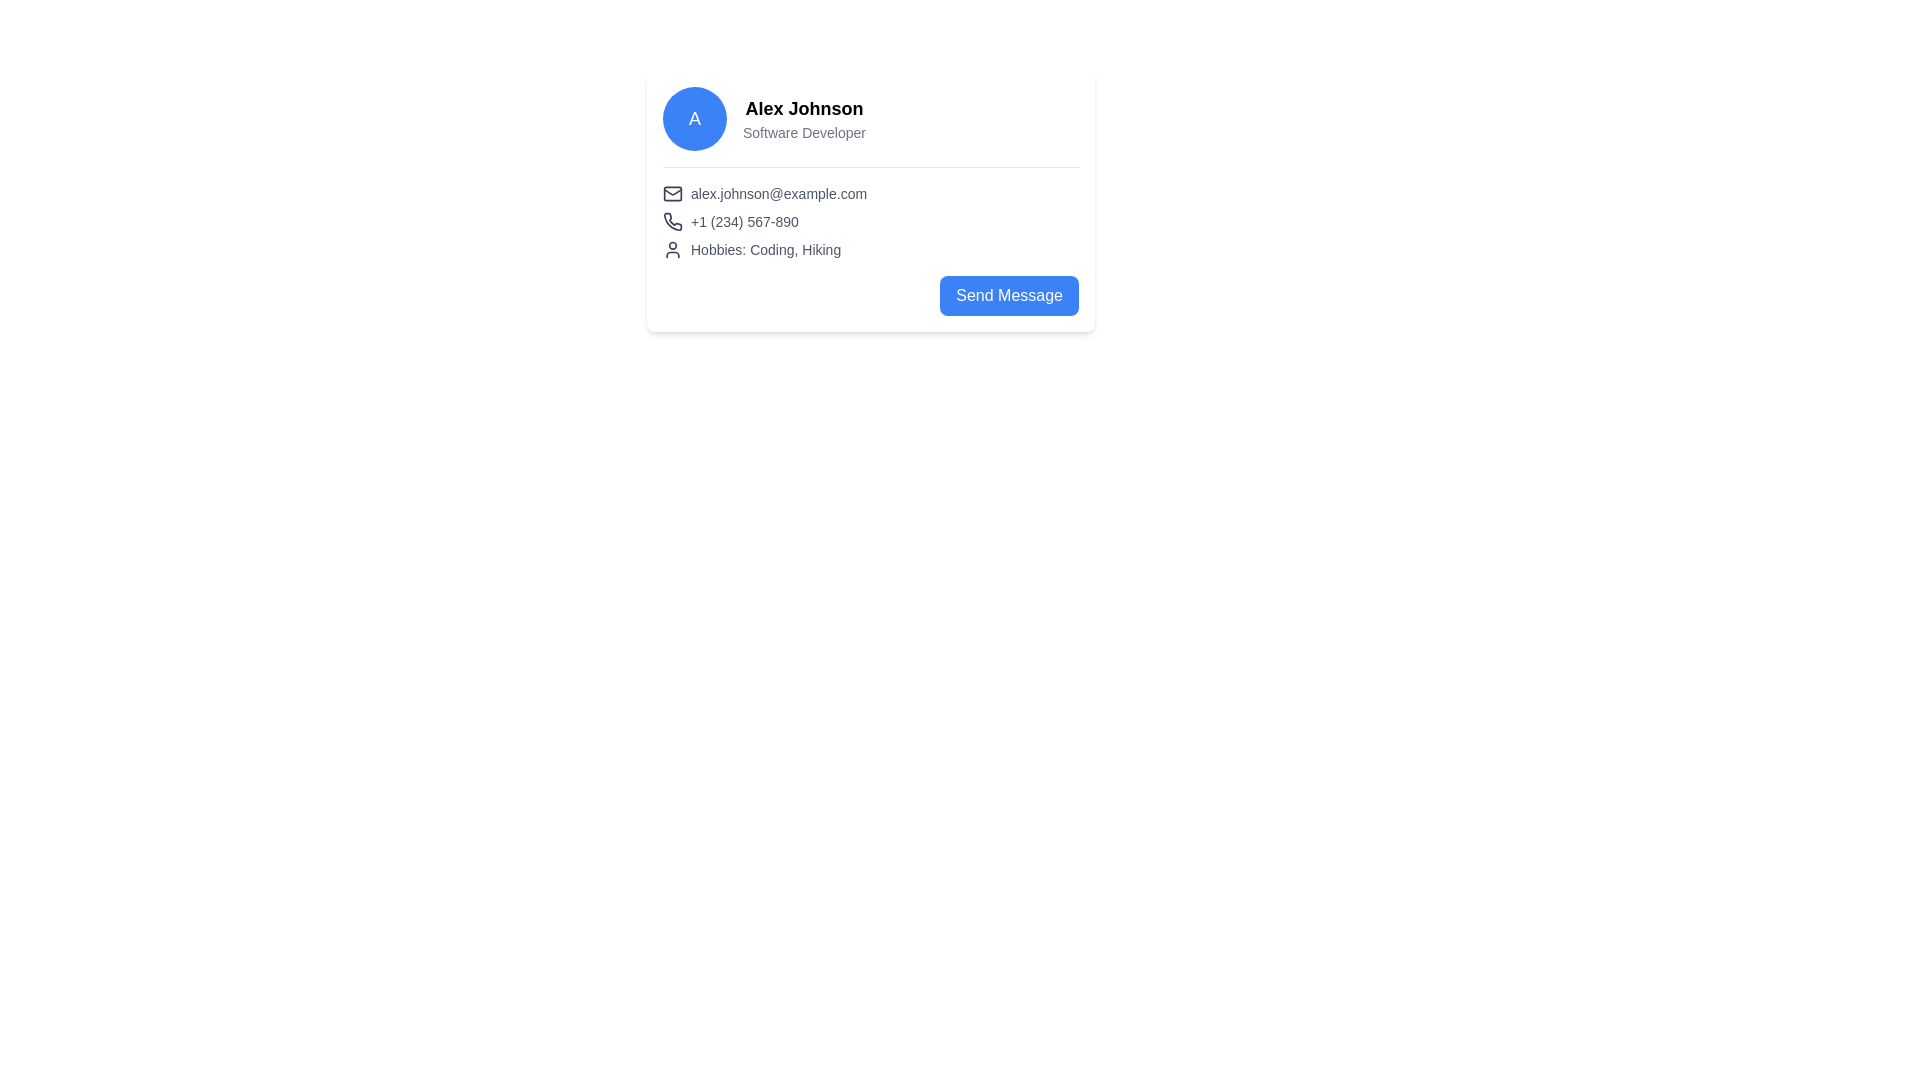  Describe the element at coordinates (765, 249) in the screenshot. I see `the informational text label that describes the individual's hobbies, located to the right of the contact information within the profile card` at that location.